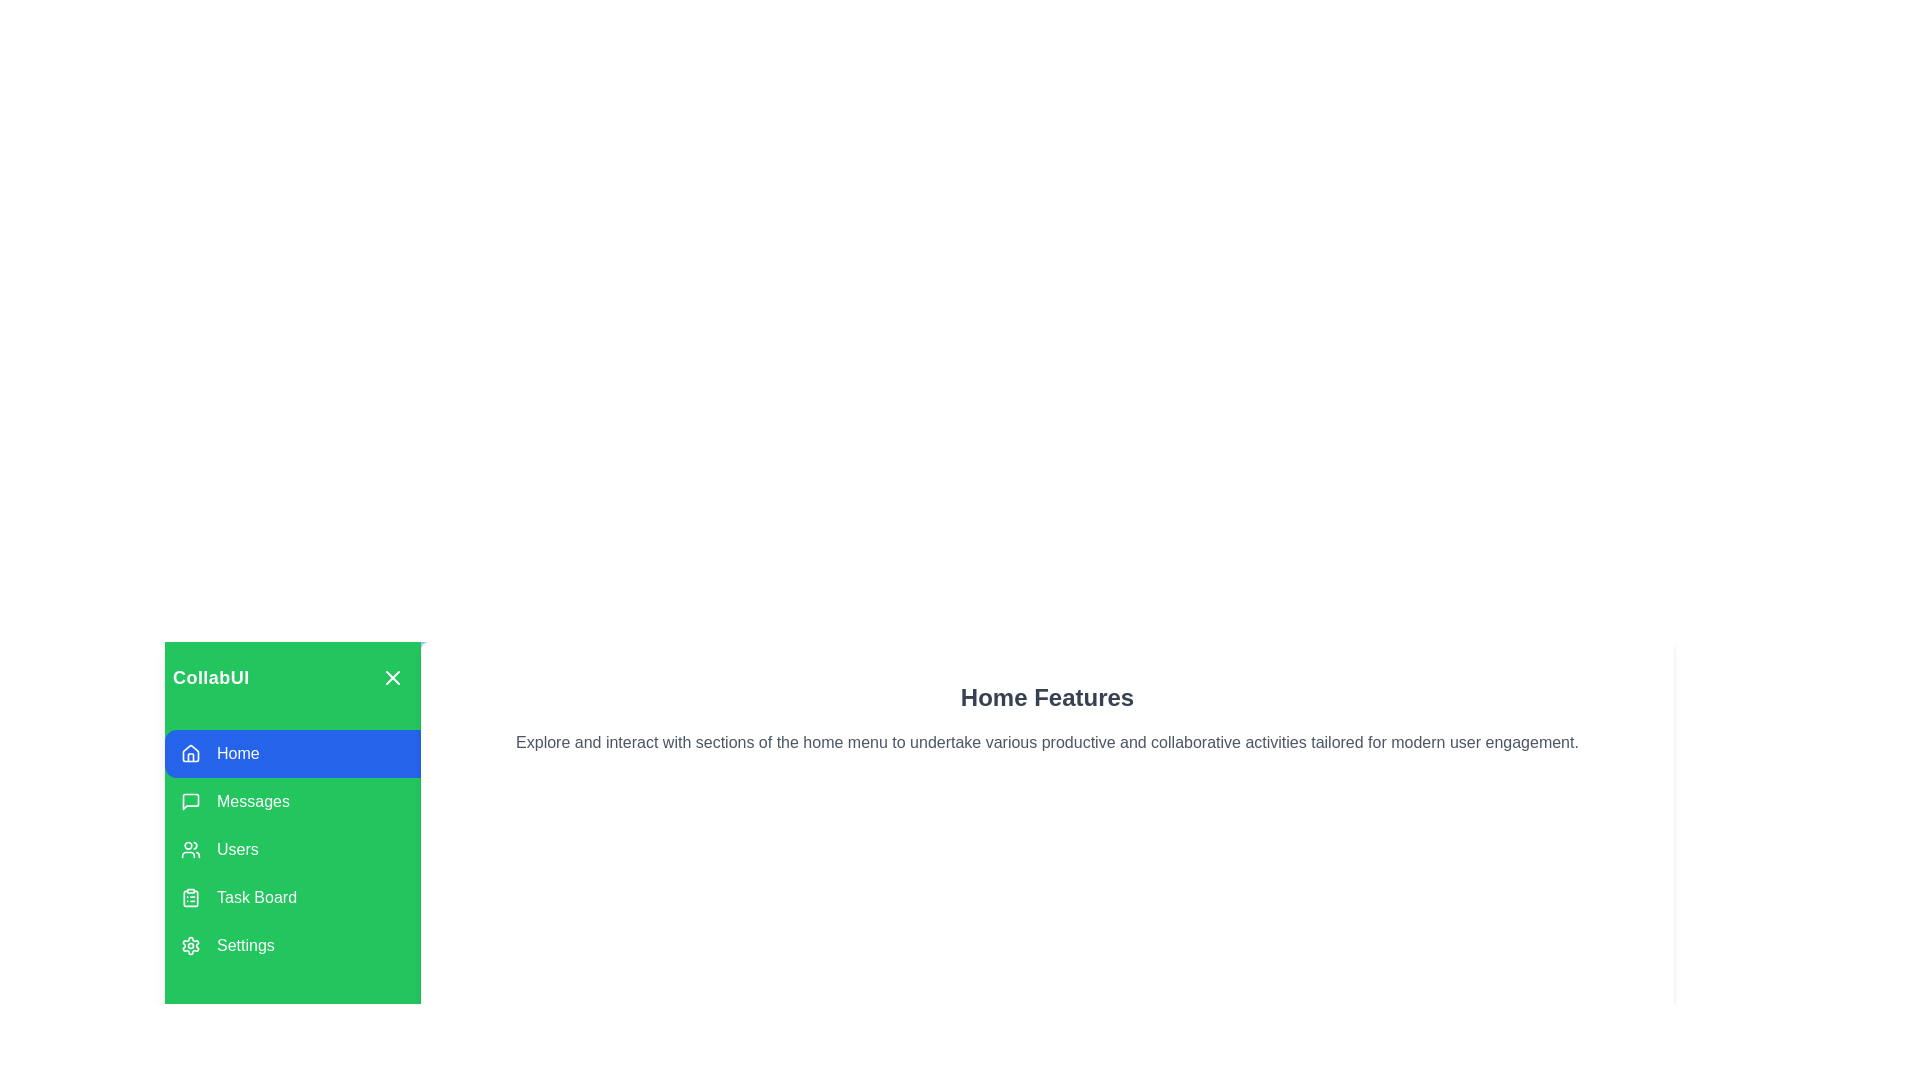 The height and width of the screenshot is (1080, 1920). Describe the element at coordinates (291, 945) in the screenshot. I see `the menu section Settings` at that location.